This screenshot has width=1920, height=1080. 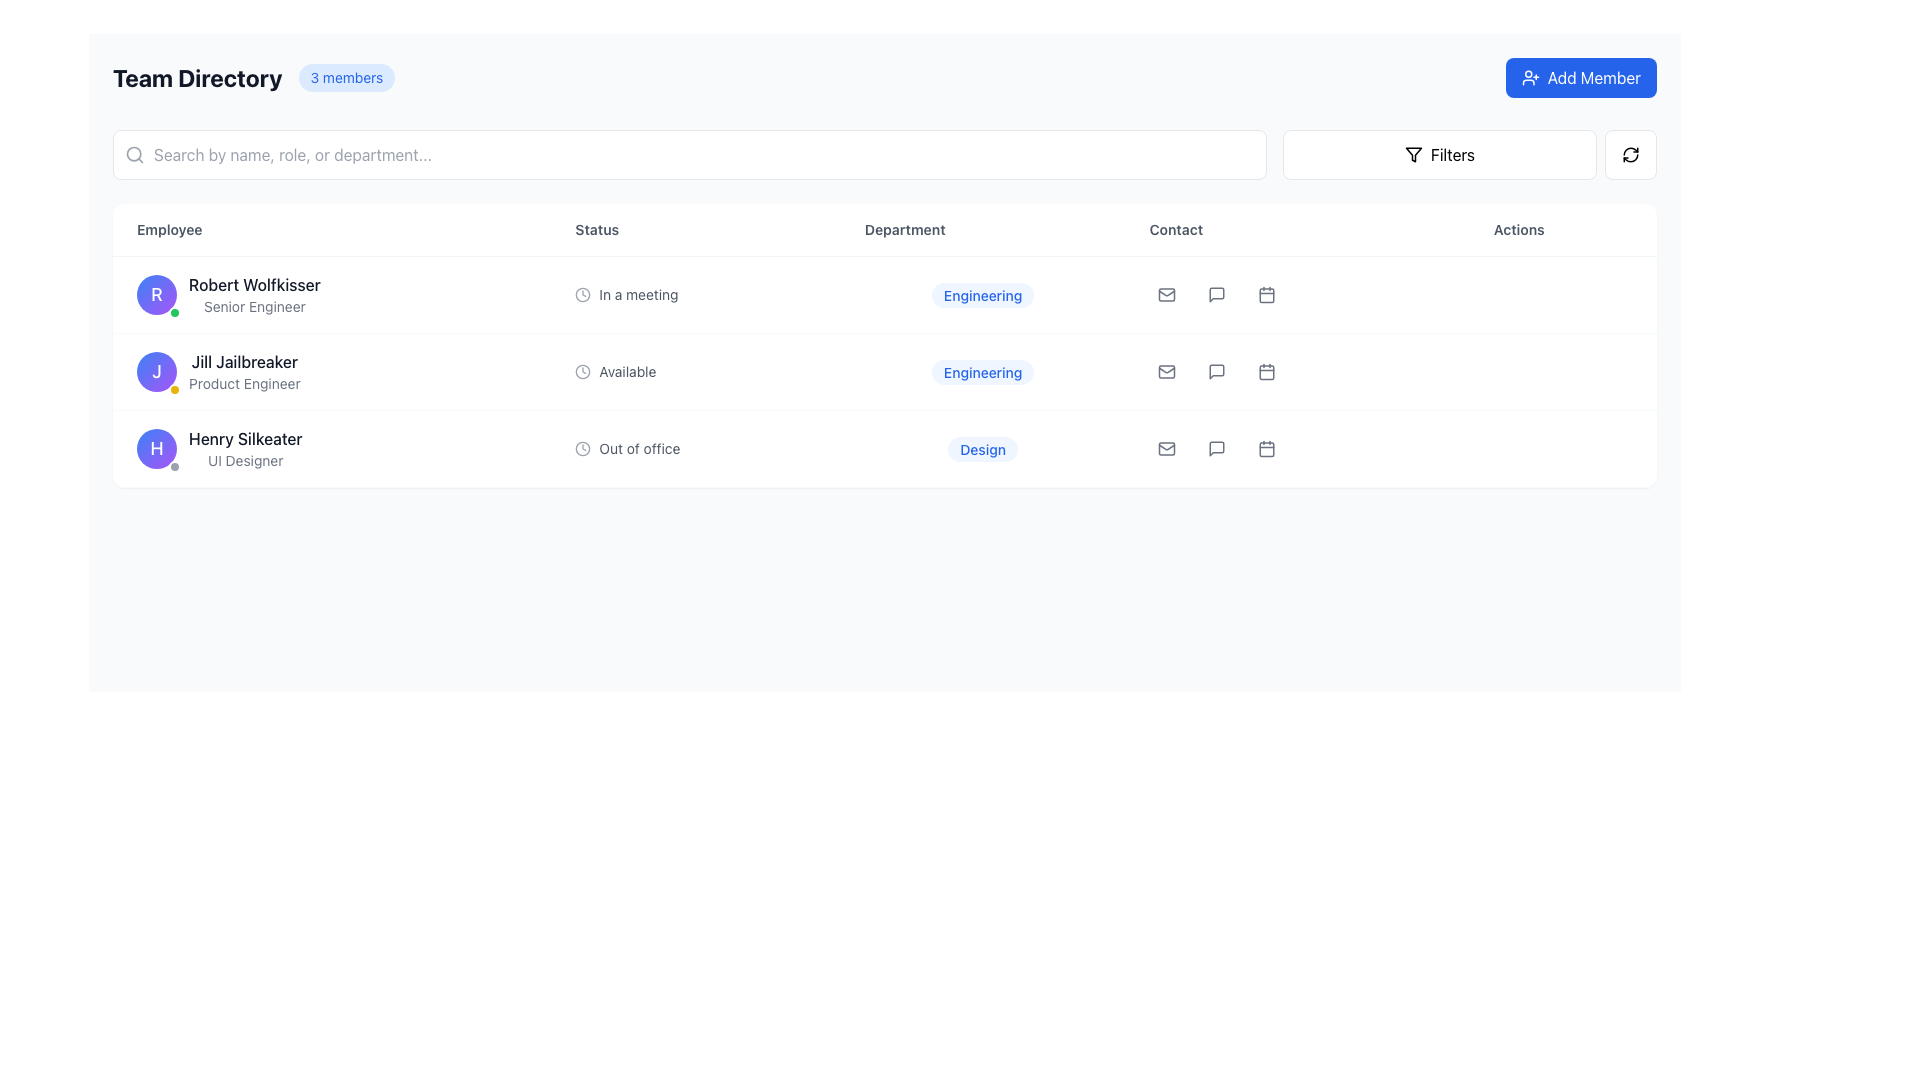 What do you see at coordinates (1215, 447) in the screenshot?
I see `the message icon styled with a speech bubble outline in gray color, located in the 'Actions' column for 'Henry Silkeater' under 'Employee', to interact with the comments or message functionality` at bounding box center [1215, 447].